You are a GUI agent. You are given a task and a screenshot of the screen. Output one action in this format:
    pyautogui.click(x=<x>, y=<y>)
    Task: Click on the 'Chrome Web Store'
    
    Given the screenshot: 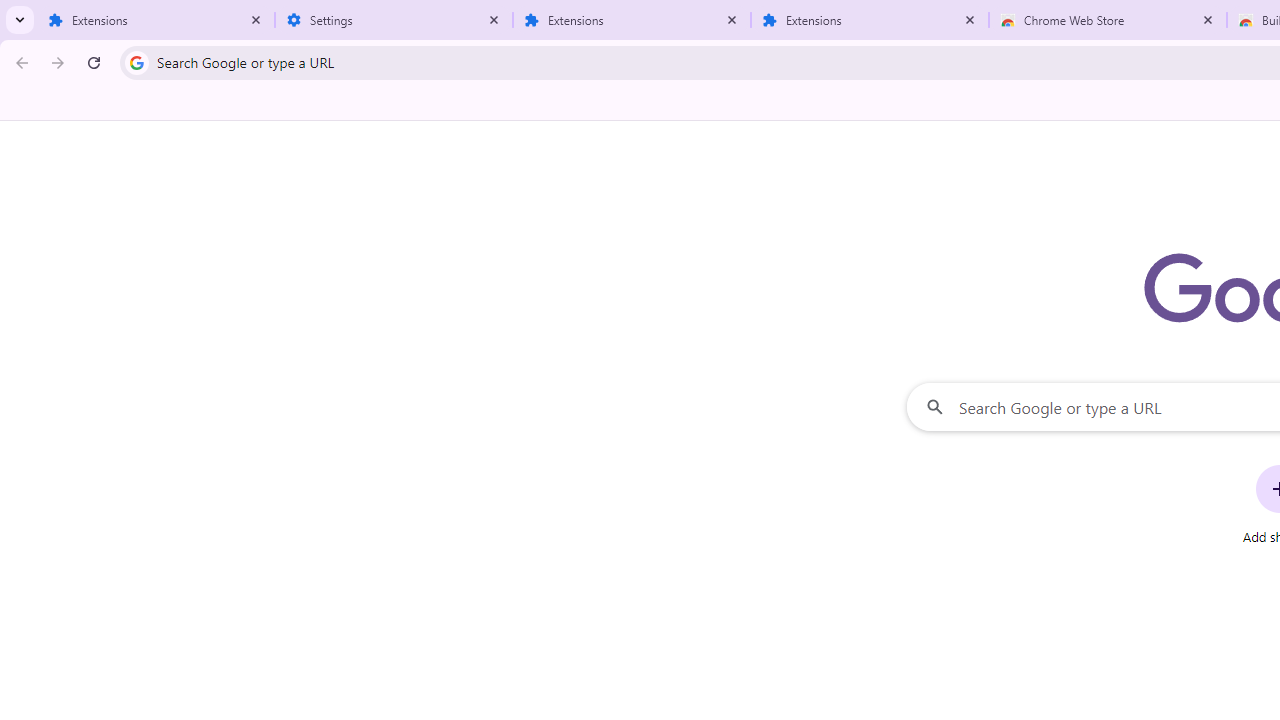 What is the action you would take?
    pyautogui.click(x=1107, y=20)
    